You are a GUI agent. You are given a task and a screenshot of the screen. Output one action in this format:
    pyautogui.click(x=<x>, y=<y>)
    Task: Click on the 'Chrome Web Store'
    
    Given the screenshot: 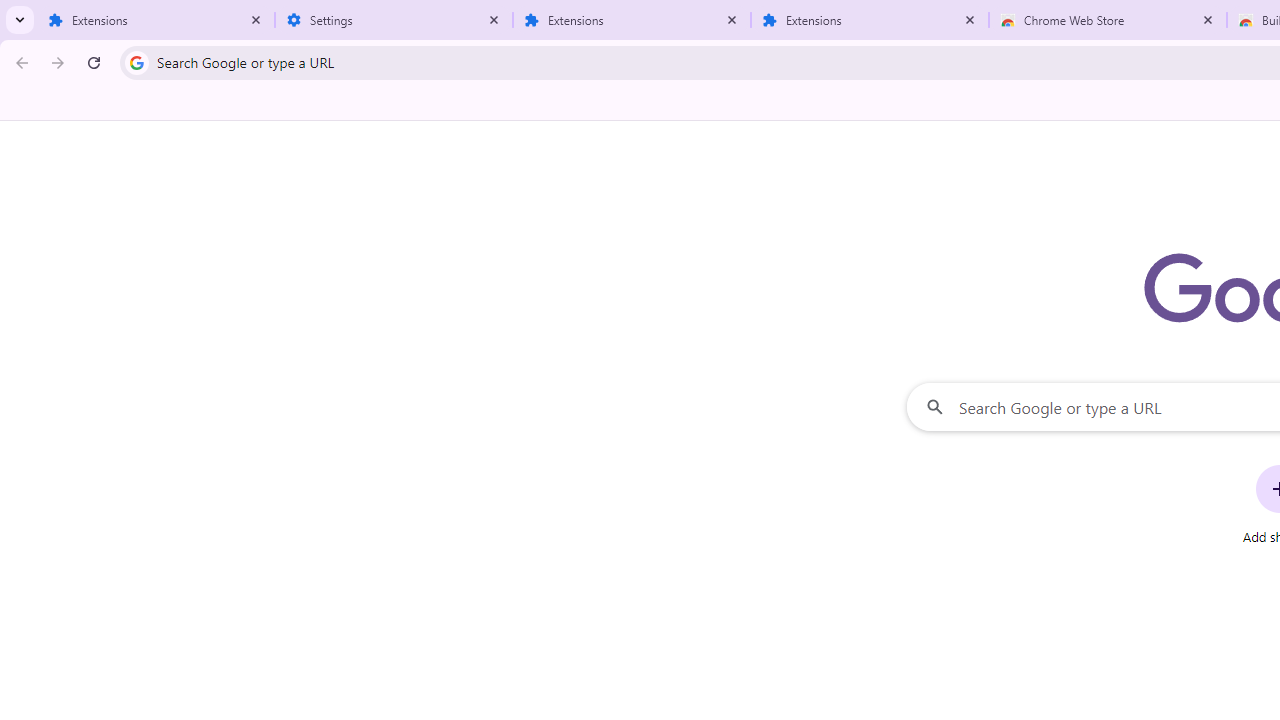 What is the action you would take?
    pyautogui.click(x=1107, y=20)
    